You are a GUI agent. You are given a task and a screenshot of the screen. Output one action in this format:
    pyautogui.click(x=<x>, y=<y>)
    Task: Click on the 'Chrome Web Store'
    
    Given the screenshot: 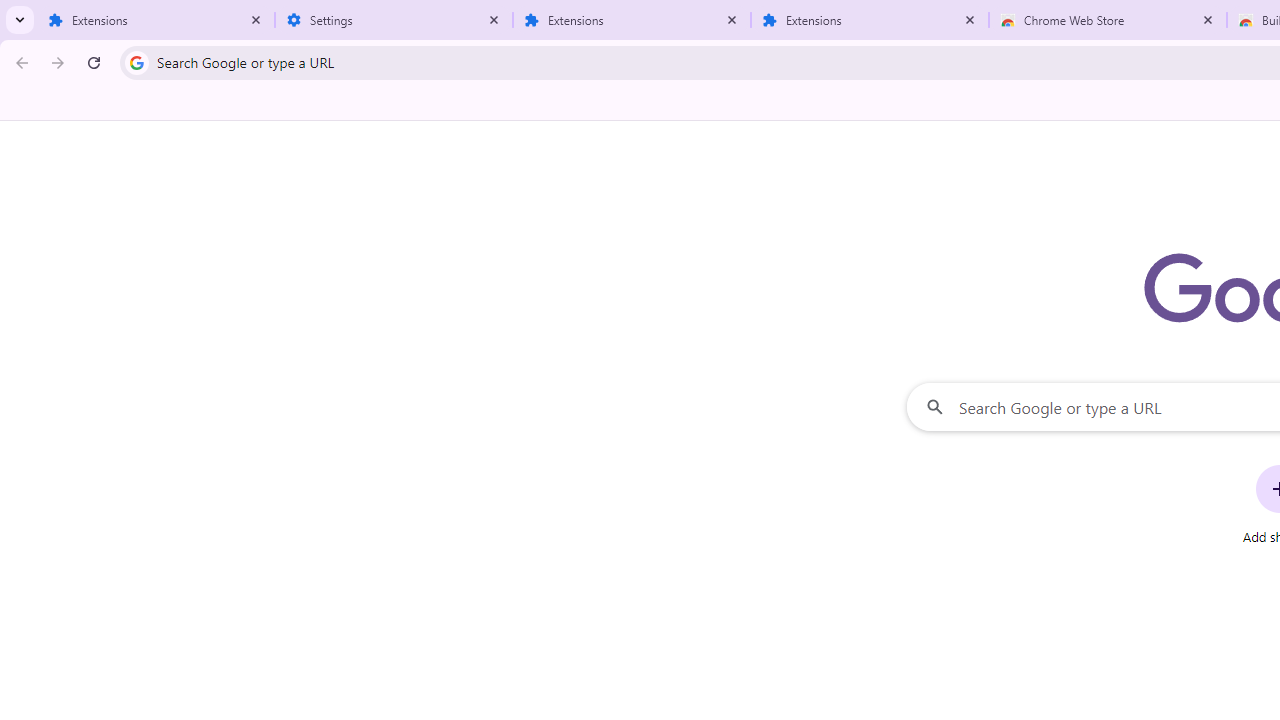 What is the action you would take?
    pyautogui.click(x=1107, y=20)
    